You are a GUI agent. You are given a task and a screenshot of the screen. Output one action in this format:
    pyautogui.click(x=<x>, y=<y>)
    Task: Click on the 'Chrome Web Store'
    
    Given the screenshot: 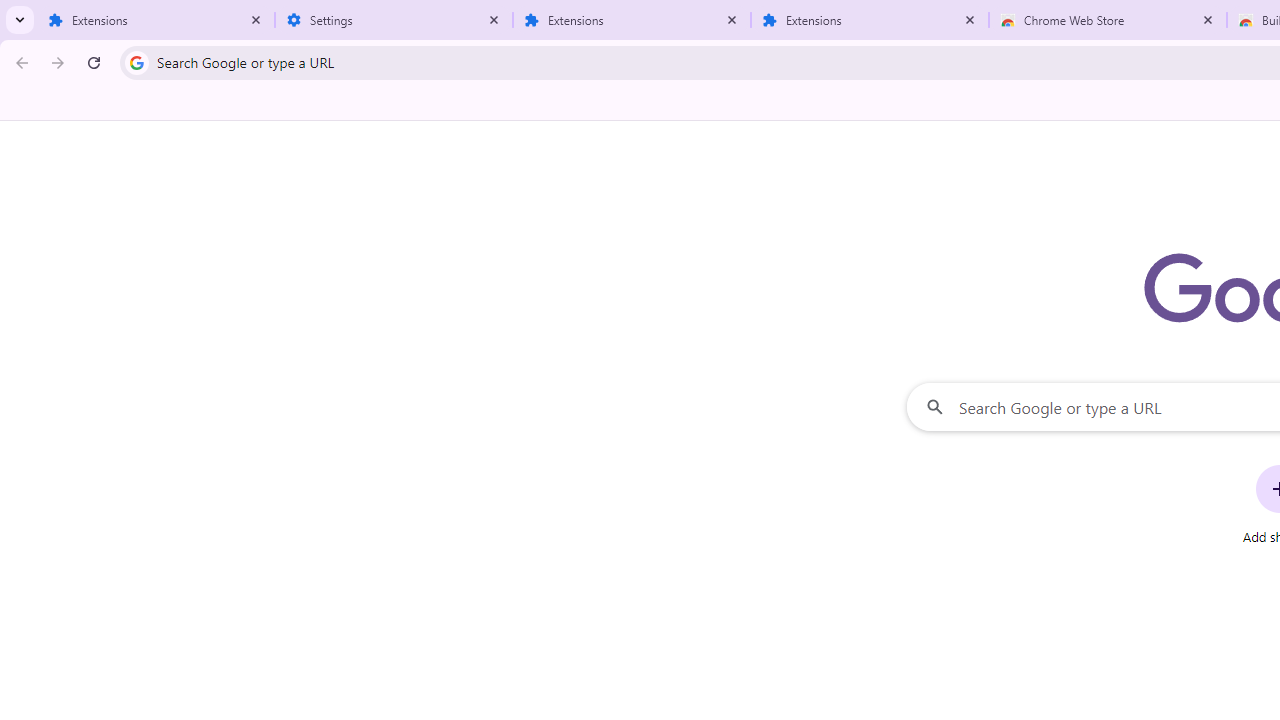 What is the action you would take?
    pyautogui.click(x=1107, y=20)
    